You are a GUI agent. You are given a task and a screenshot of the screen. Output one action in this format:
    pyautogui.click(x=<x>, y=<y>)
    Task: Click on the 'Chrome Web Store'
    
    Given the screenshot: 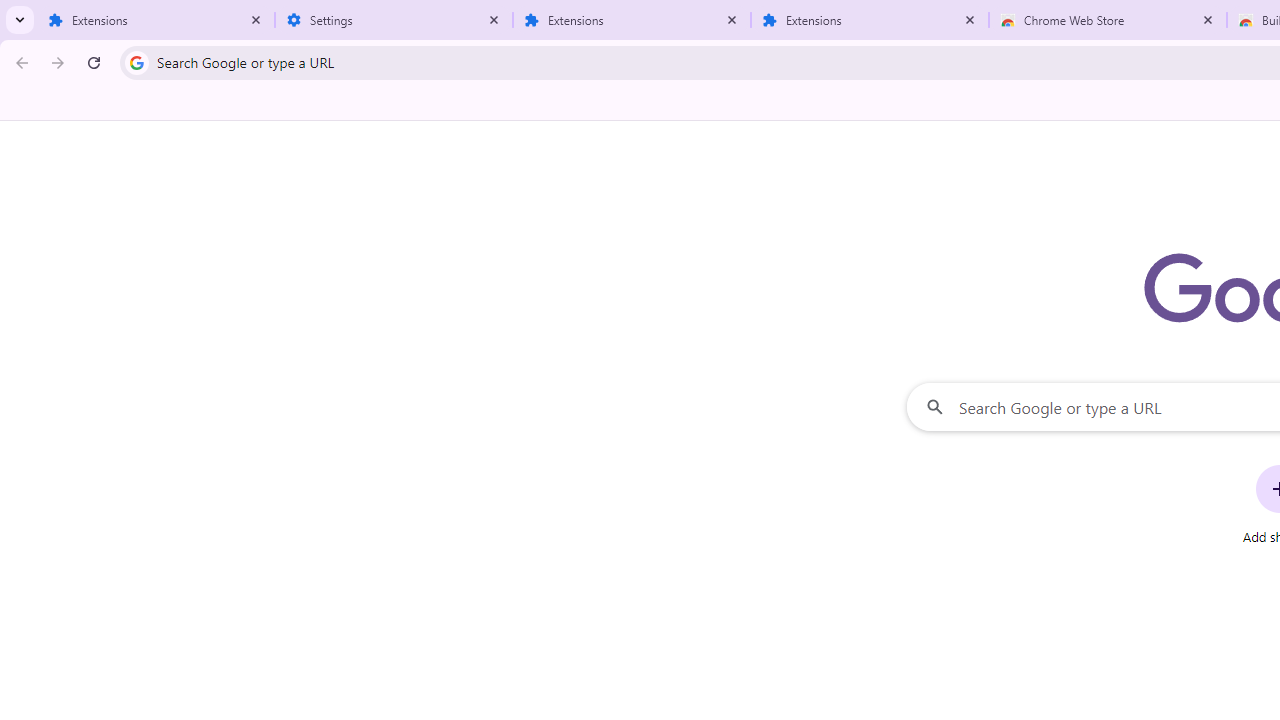 What is the action you would take?
    pyautogui.click(x=1107, y=20)
    